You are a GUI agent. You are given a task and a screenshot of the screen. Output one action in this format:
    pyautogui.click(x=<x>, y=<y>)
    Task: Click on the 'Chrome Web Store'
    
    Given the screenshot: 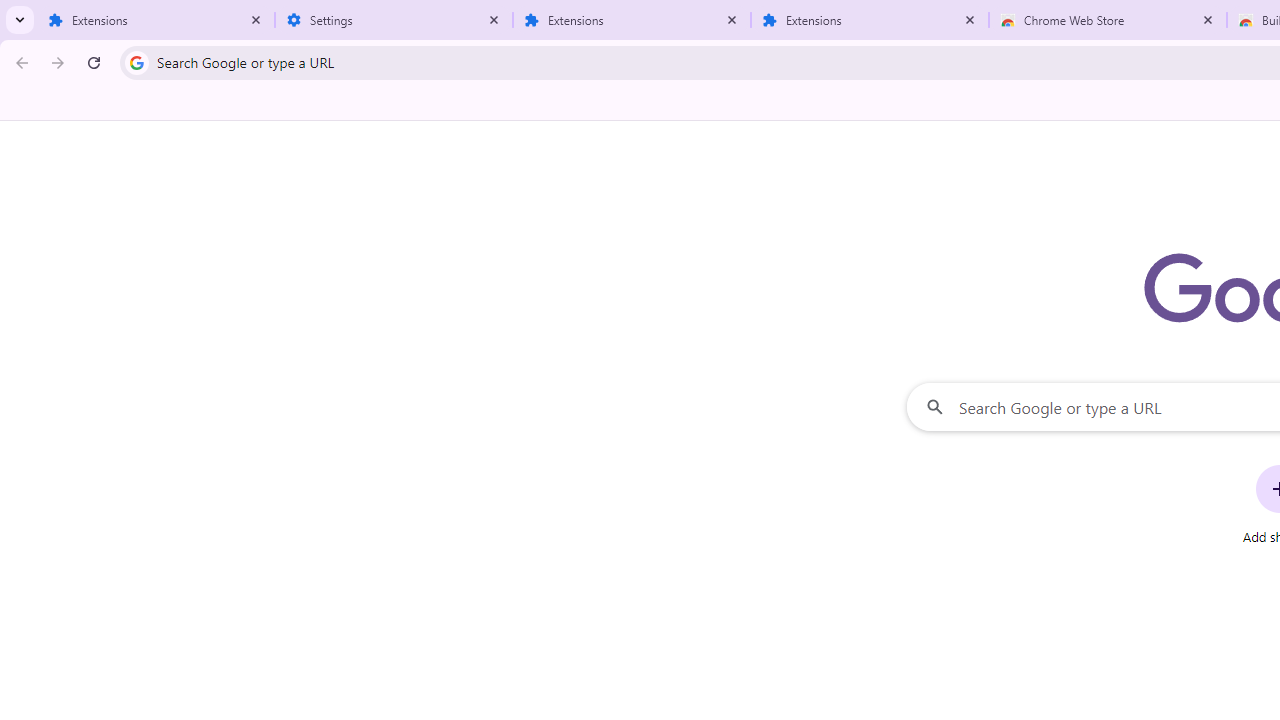 What is the action you would take?
    pyautogui.click(x=1107, y=20)
    